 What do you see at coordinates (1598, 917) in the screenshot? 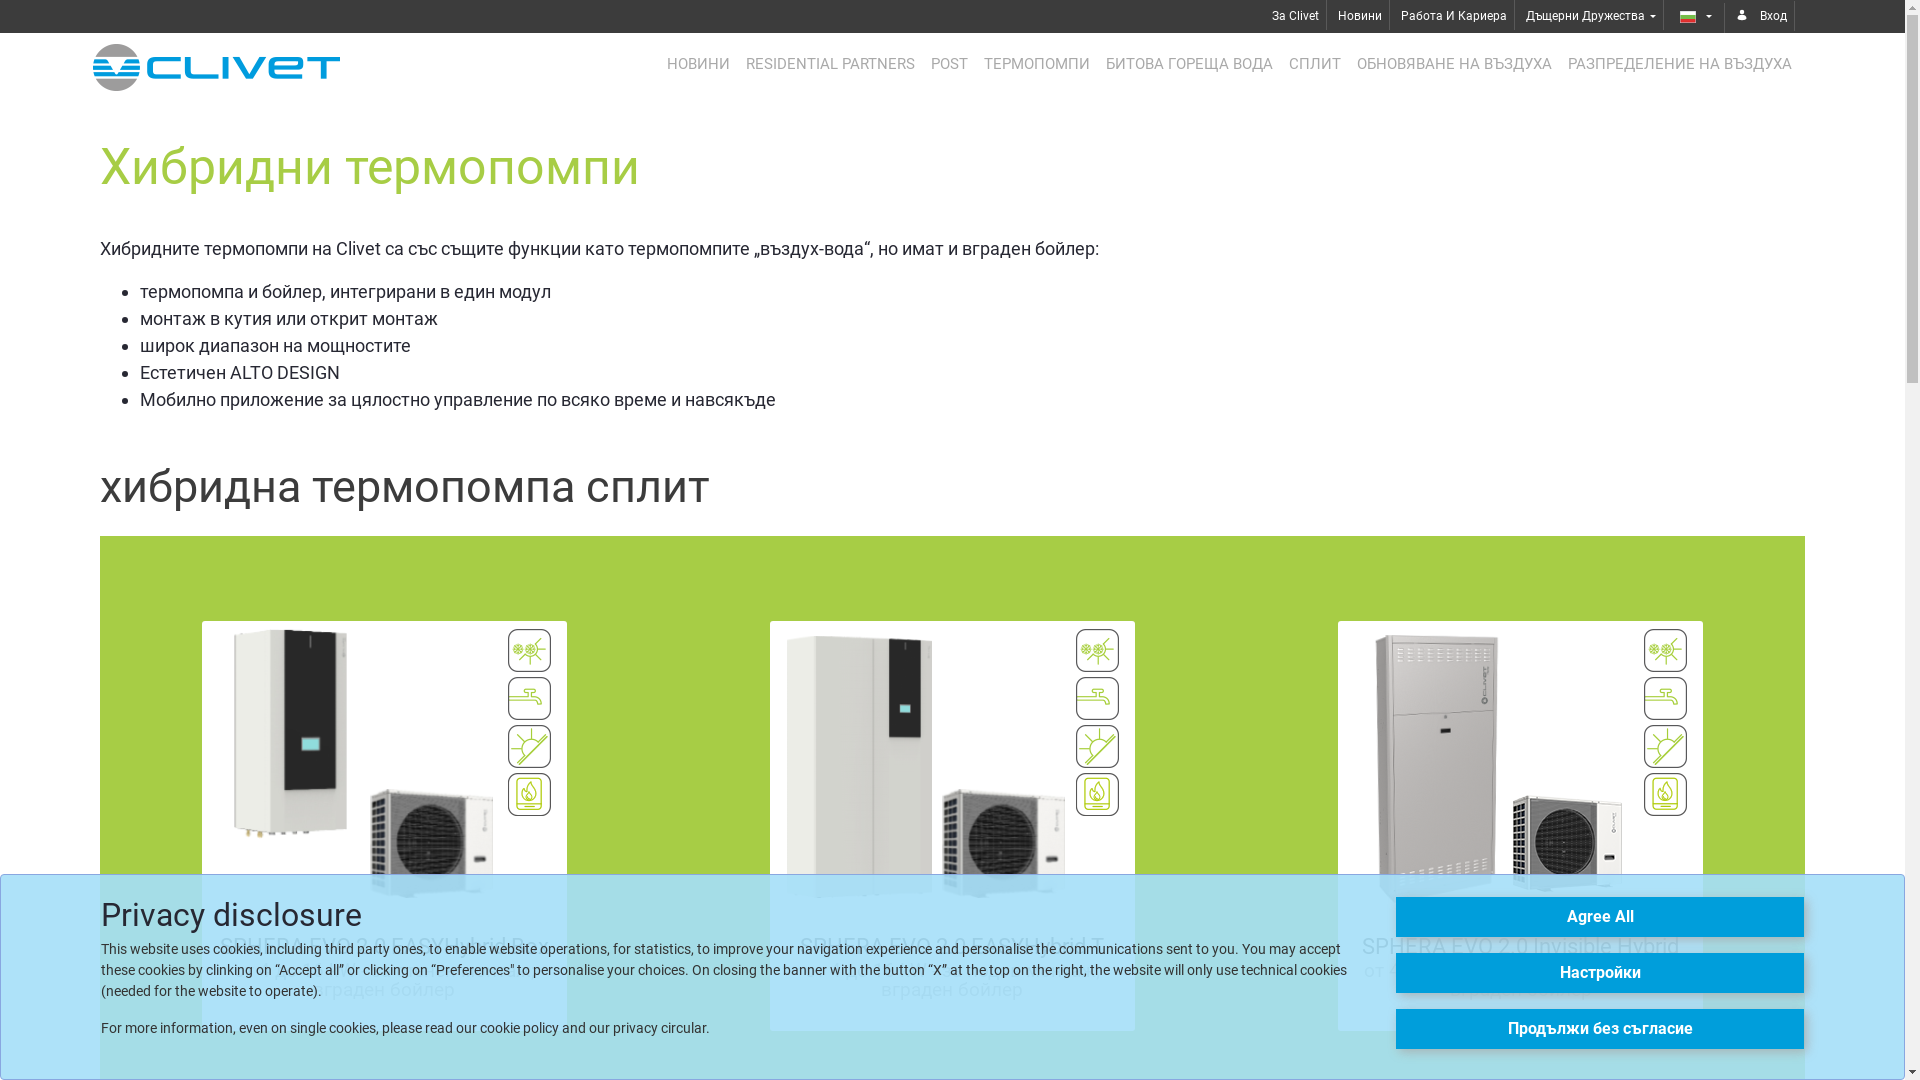
I see `'Agree All'` at bounding box center [1598, 917].